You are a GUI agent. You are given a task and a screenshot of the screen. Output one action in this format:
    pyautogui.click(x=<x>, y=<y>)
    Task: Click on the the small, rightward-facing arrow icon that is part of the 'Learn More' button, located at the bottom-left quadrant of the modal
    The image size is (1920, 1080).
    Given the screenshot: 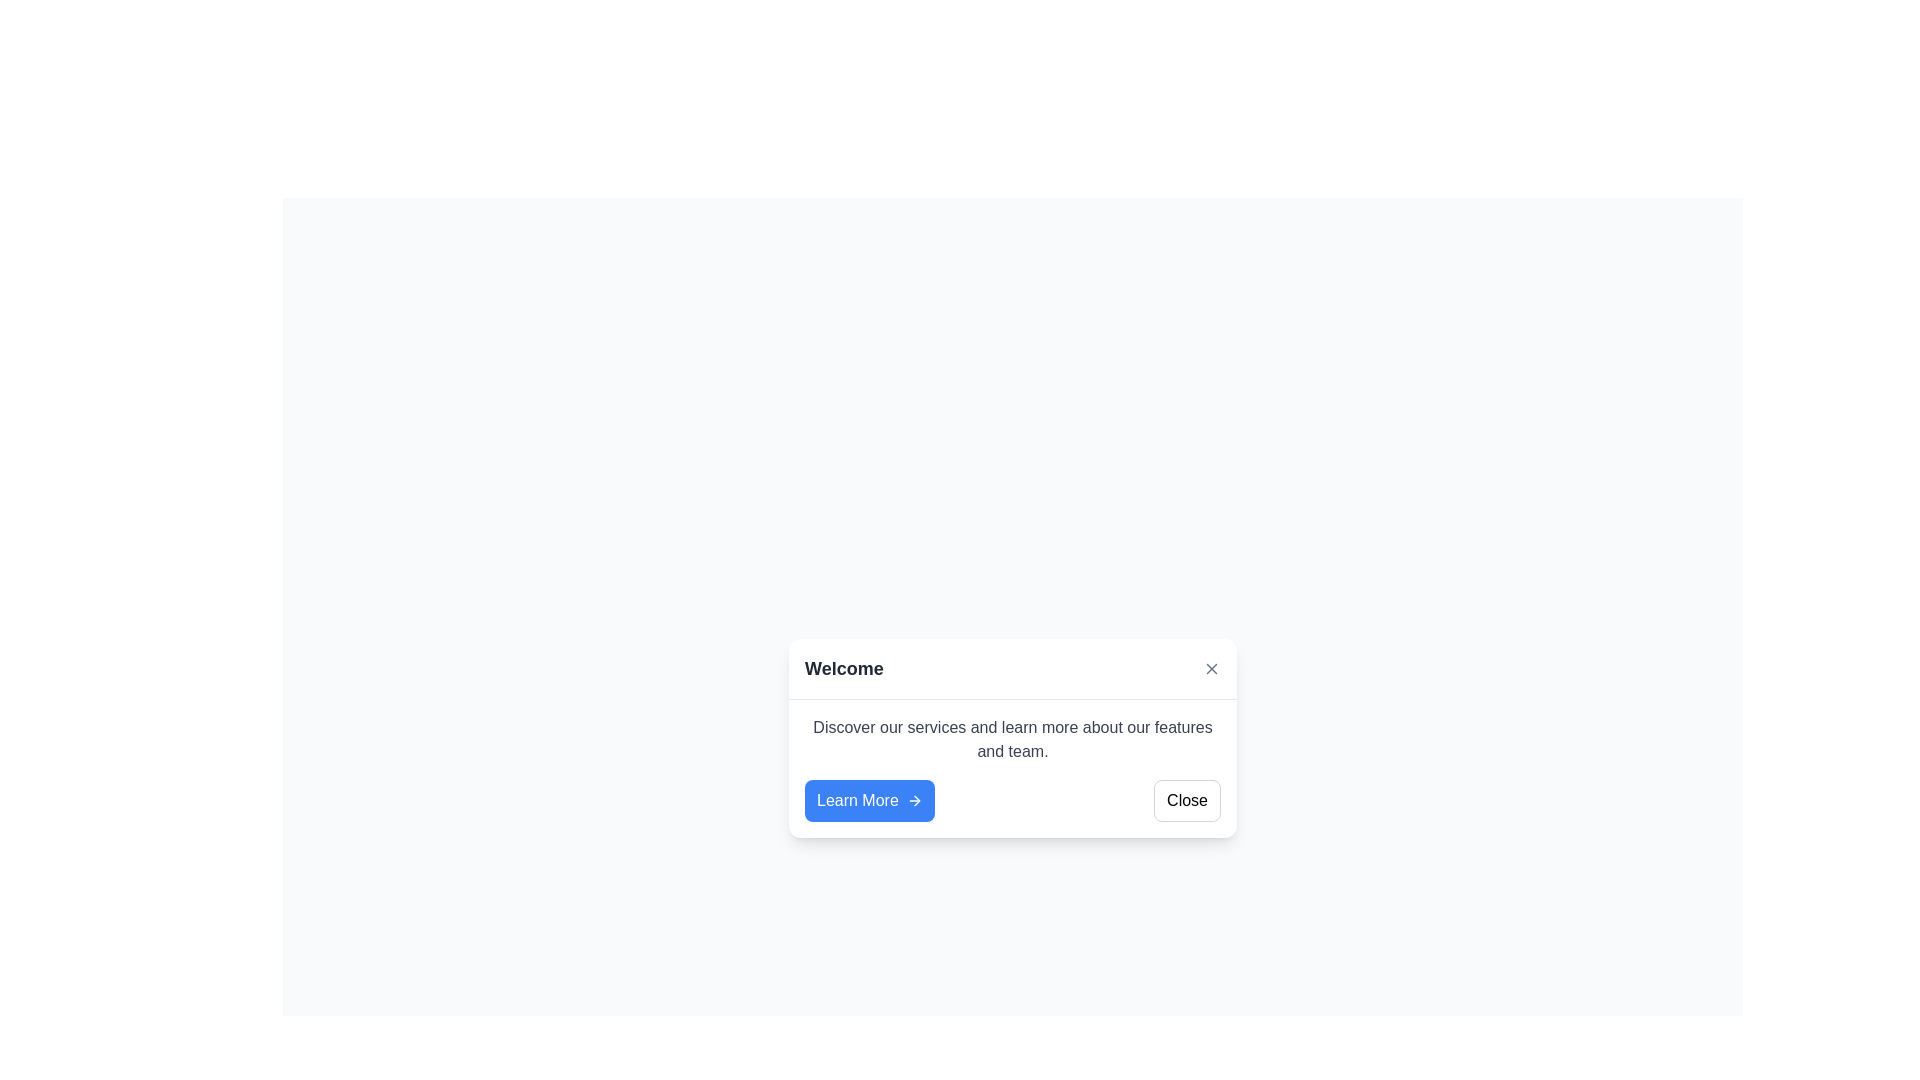 What is the action you would take?
    pyautogui.click(x=913, y=800)
    